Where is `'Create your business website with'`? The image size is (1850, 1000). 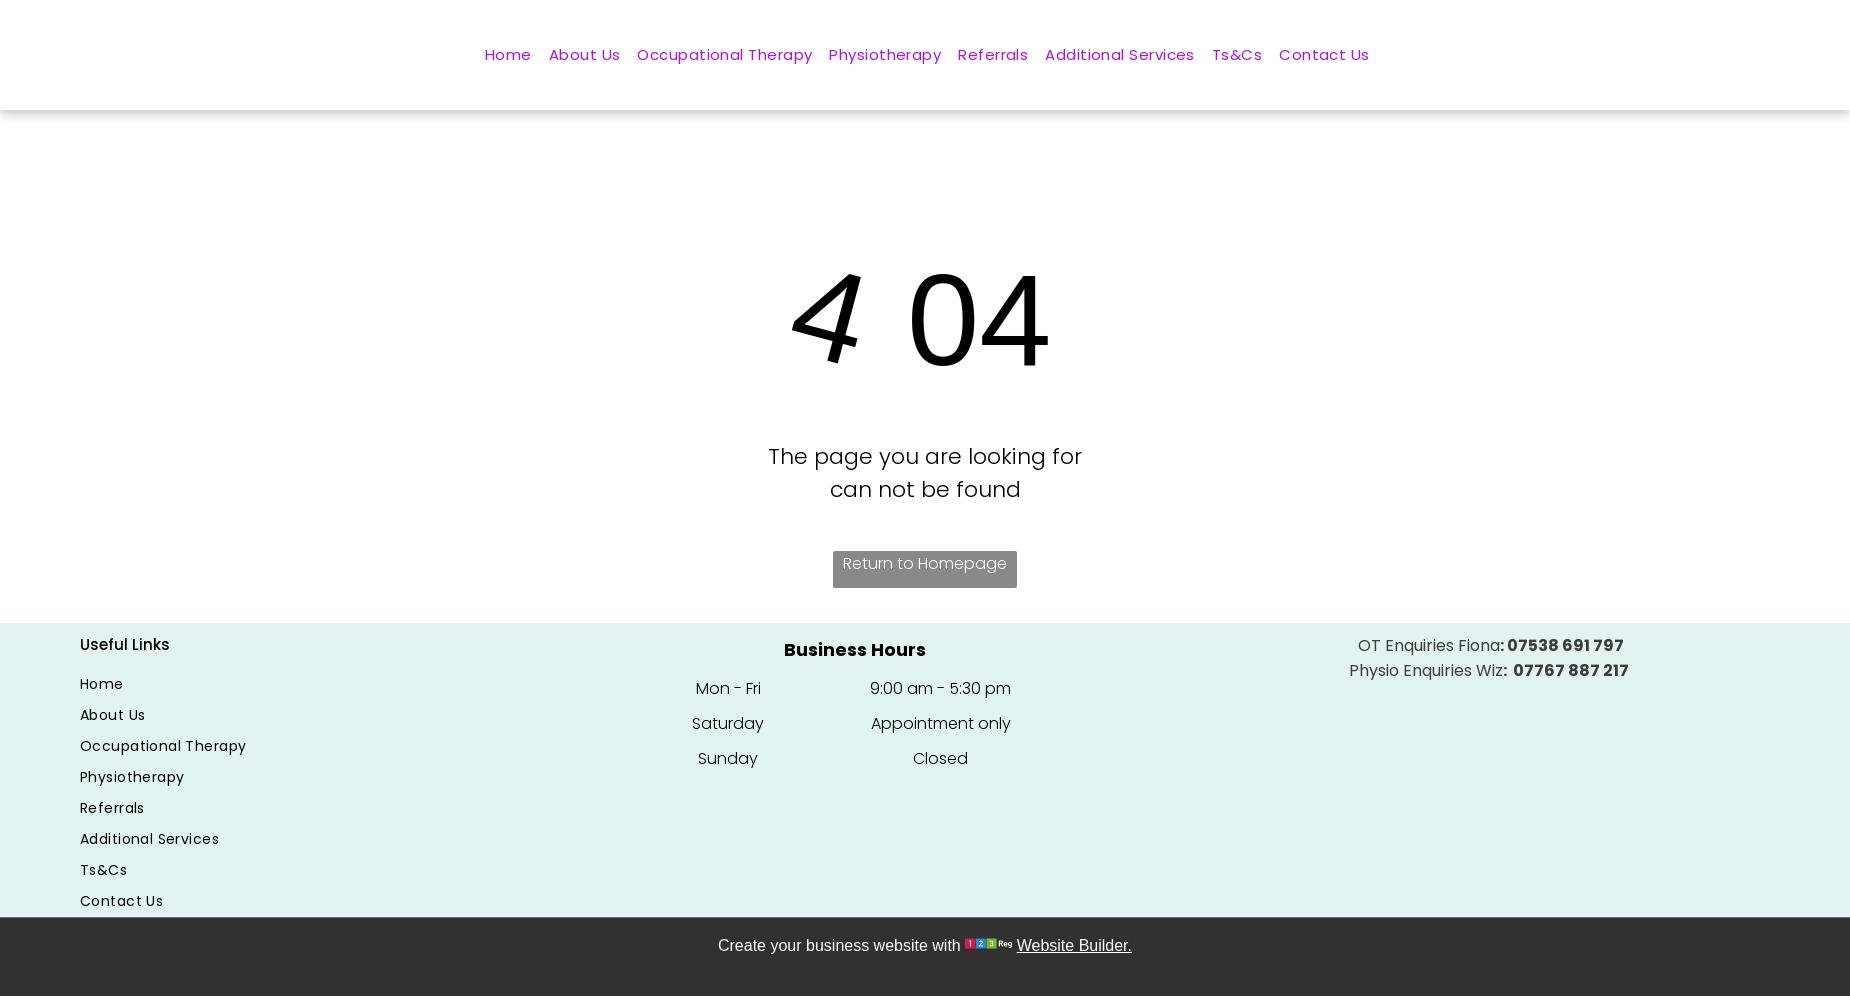
'Create your business website with' is located at coordinates (838, 943).